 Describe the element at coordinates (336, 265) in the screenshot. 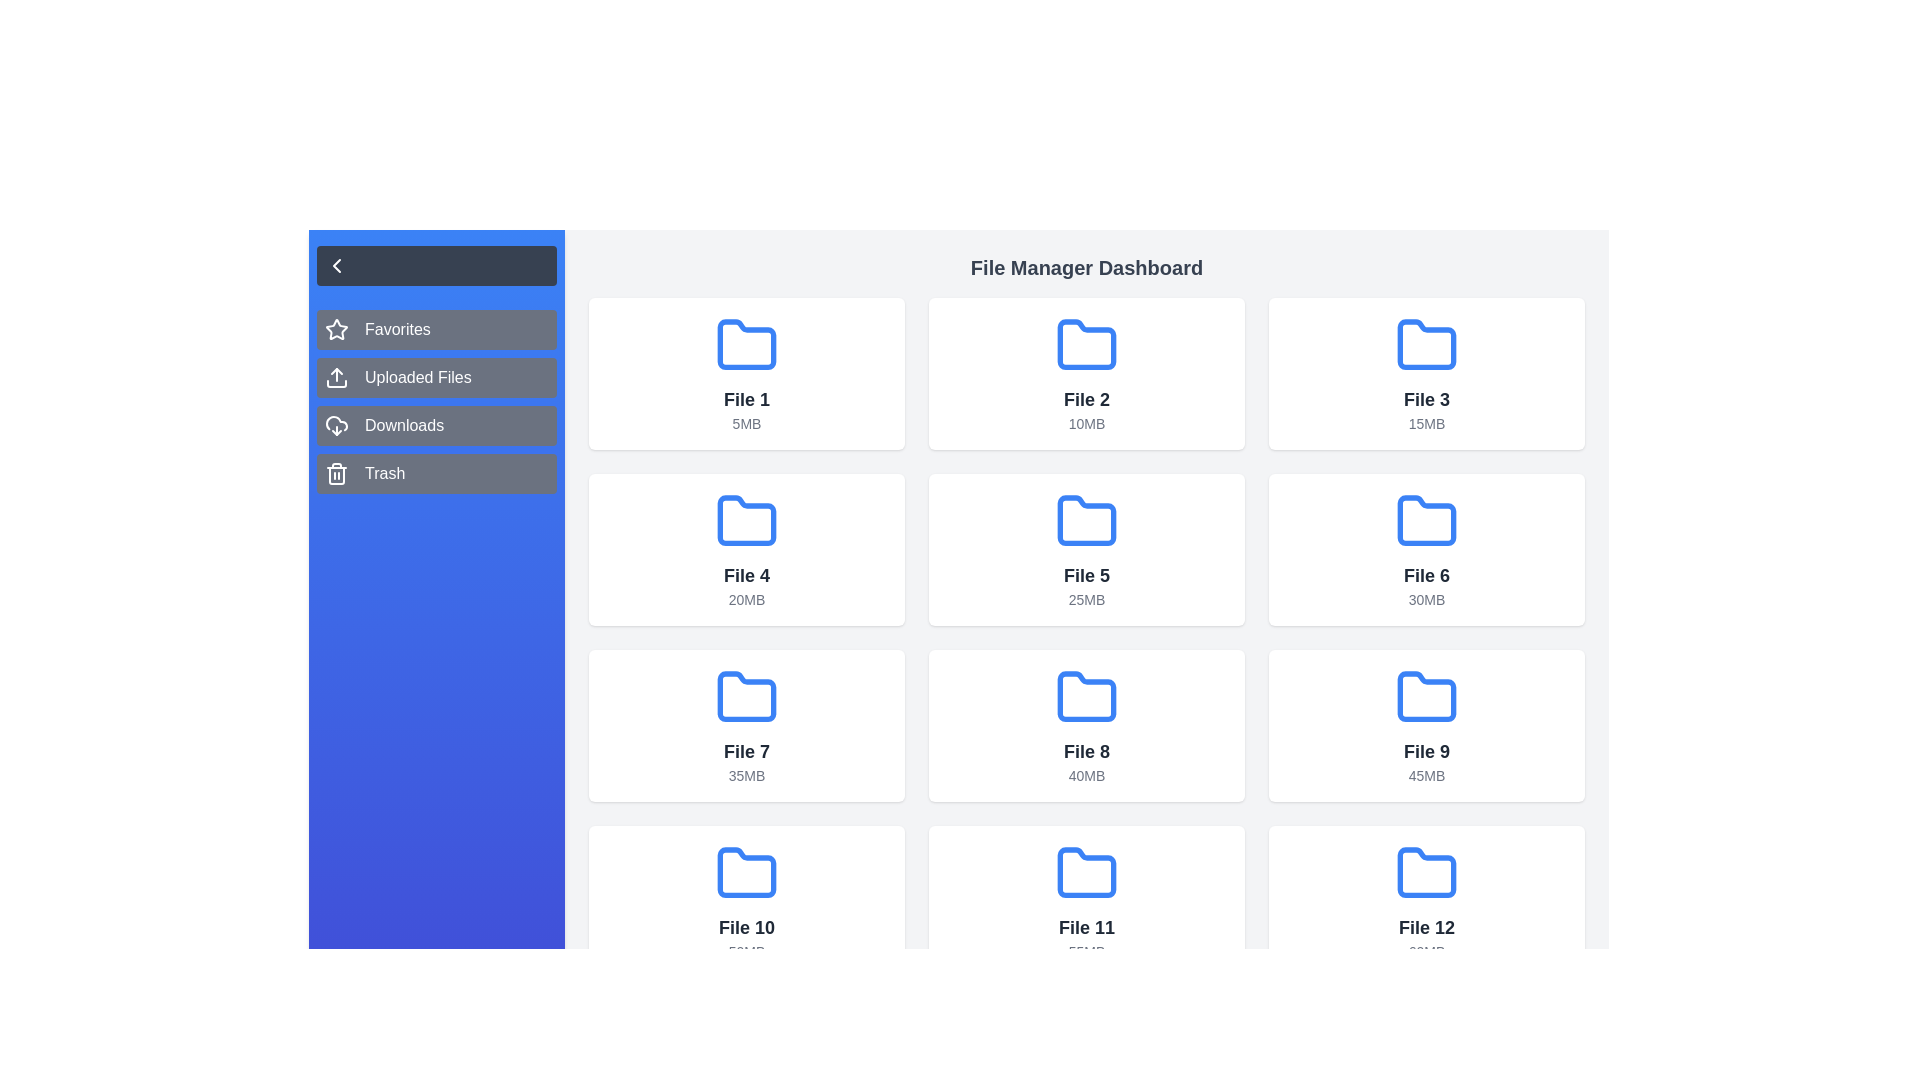

I see `the toggle button to change the sidebar drawer's state` at that location.